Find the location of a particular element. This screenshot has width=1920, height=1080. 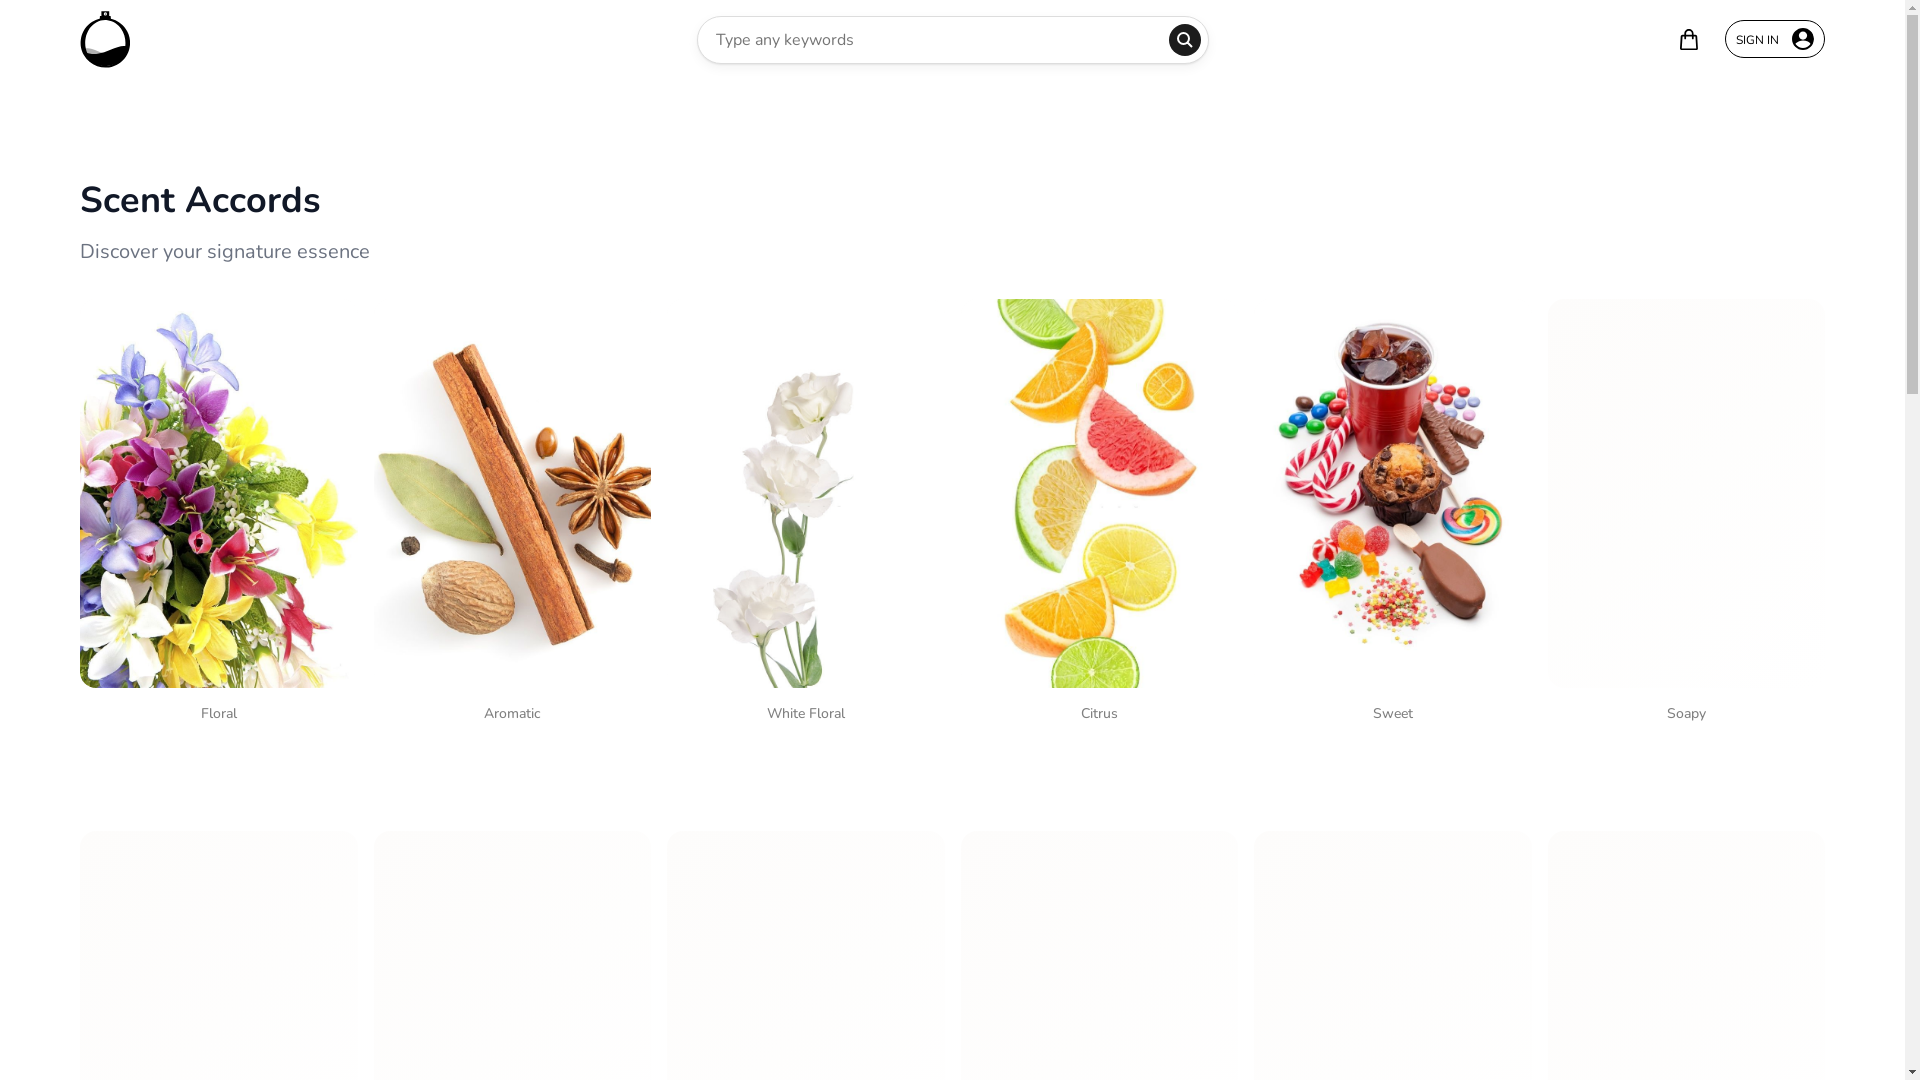

'SIGN IN' is located at coordinates (1723, 38).